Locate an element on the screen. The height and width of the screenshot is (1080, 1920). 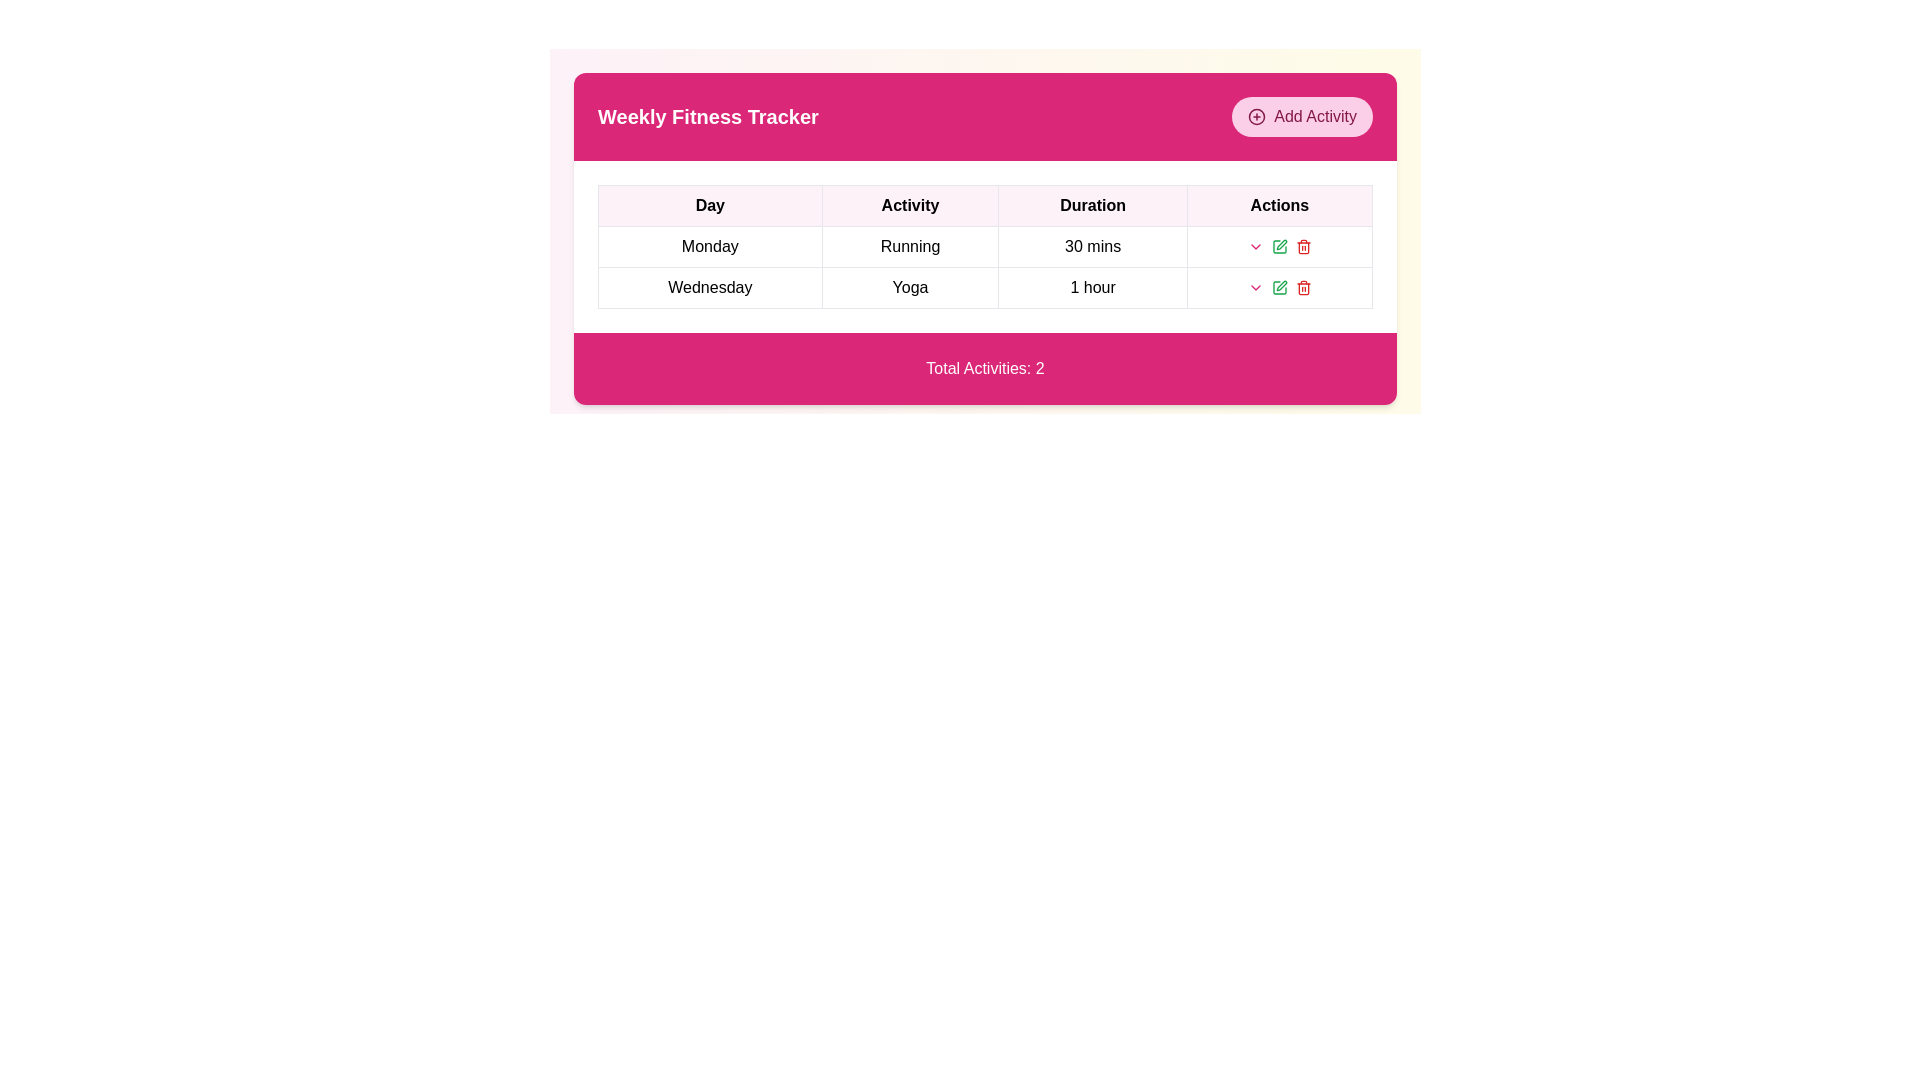
the trash bin icon in the 'Actions' column of the second row is located at coordinates (1303, 247).